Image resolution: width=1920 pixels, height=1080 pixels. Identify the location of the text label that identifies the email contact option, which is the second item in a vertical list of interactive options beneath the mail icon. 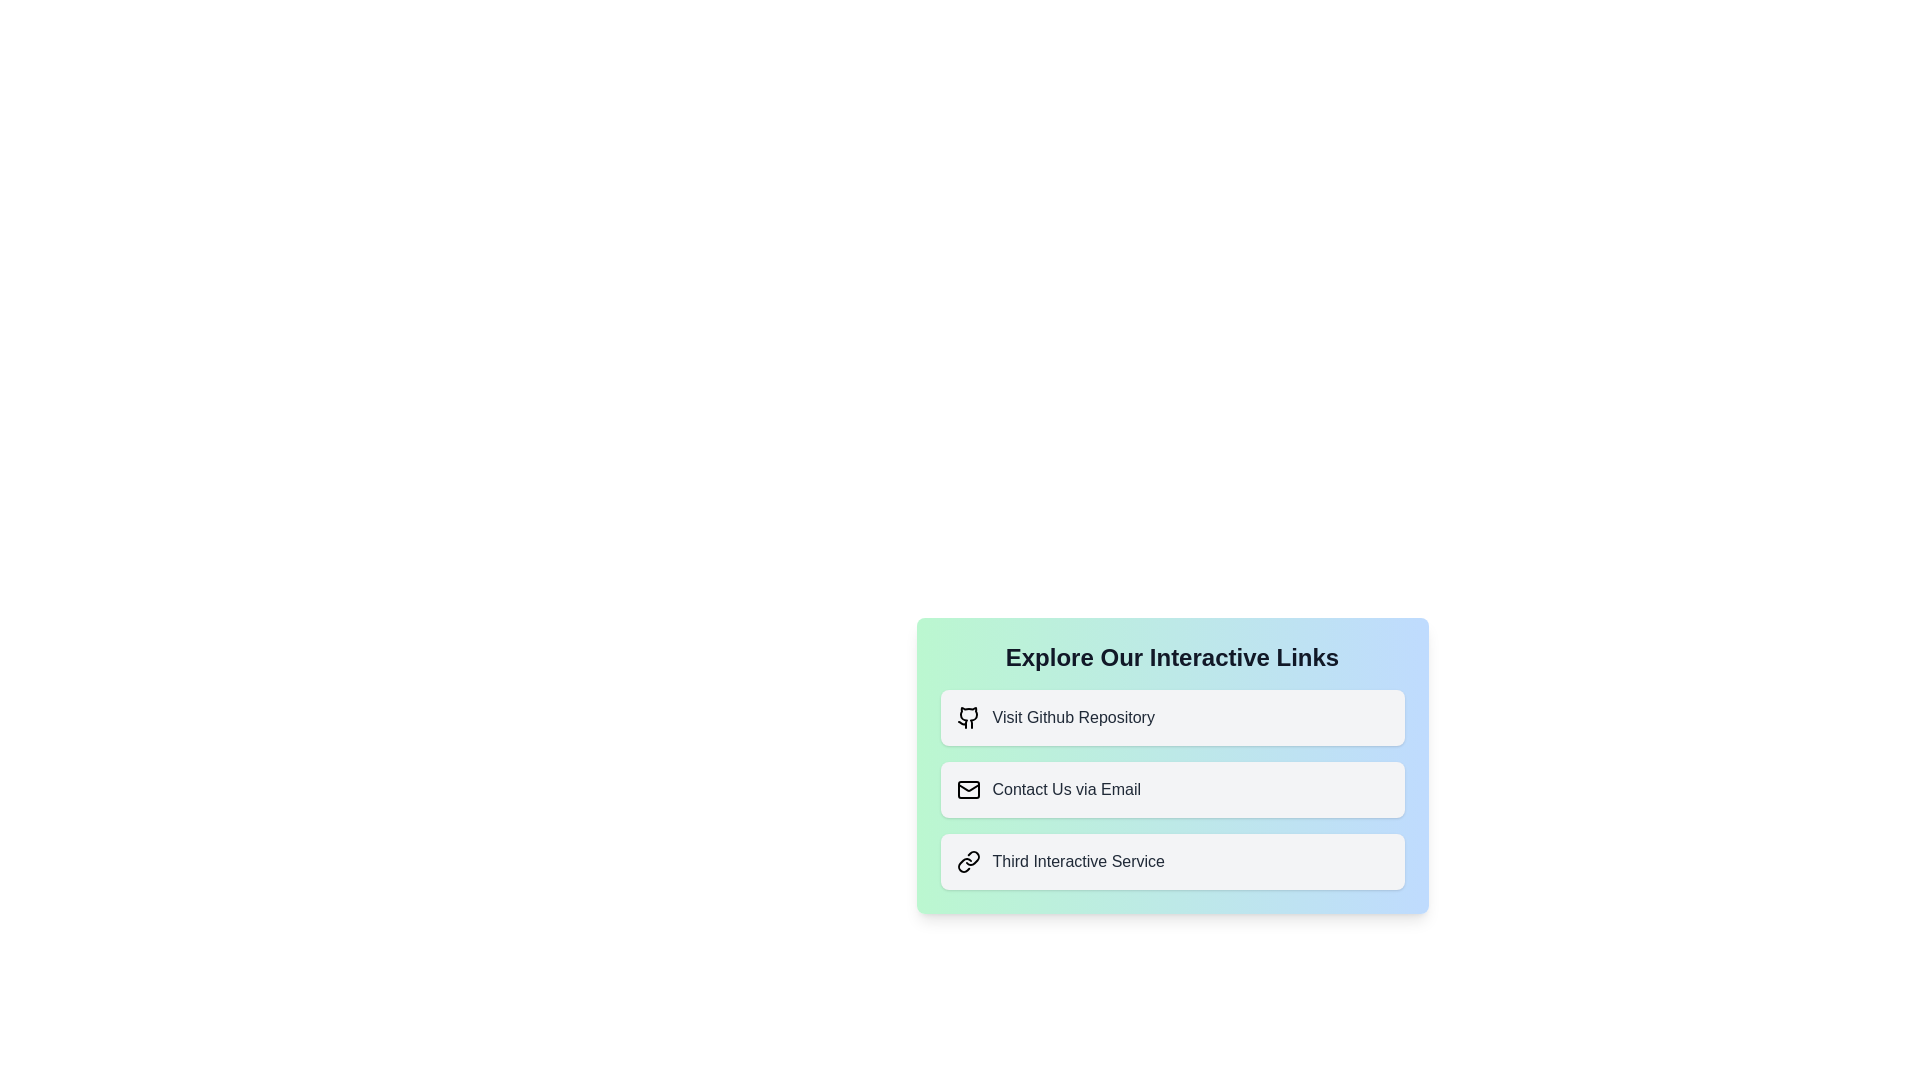
(1065, 789).